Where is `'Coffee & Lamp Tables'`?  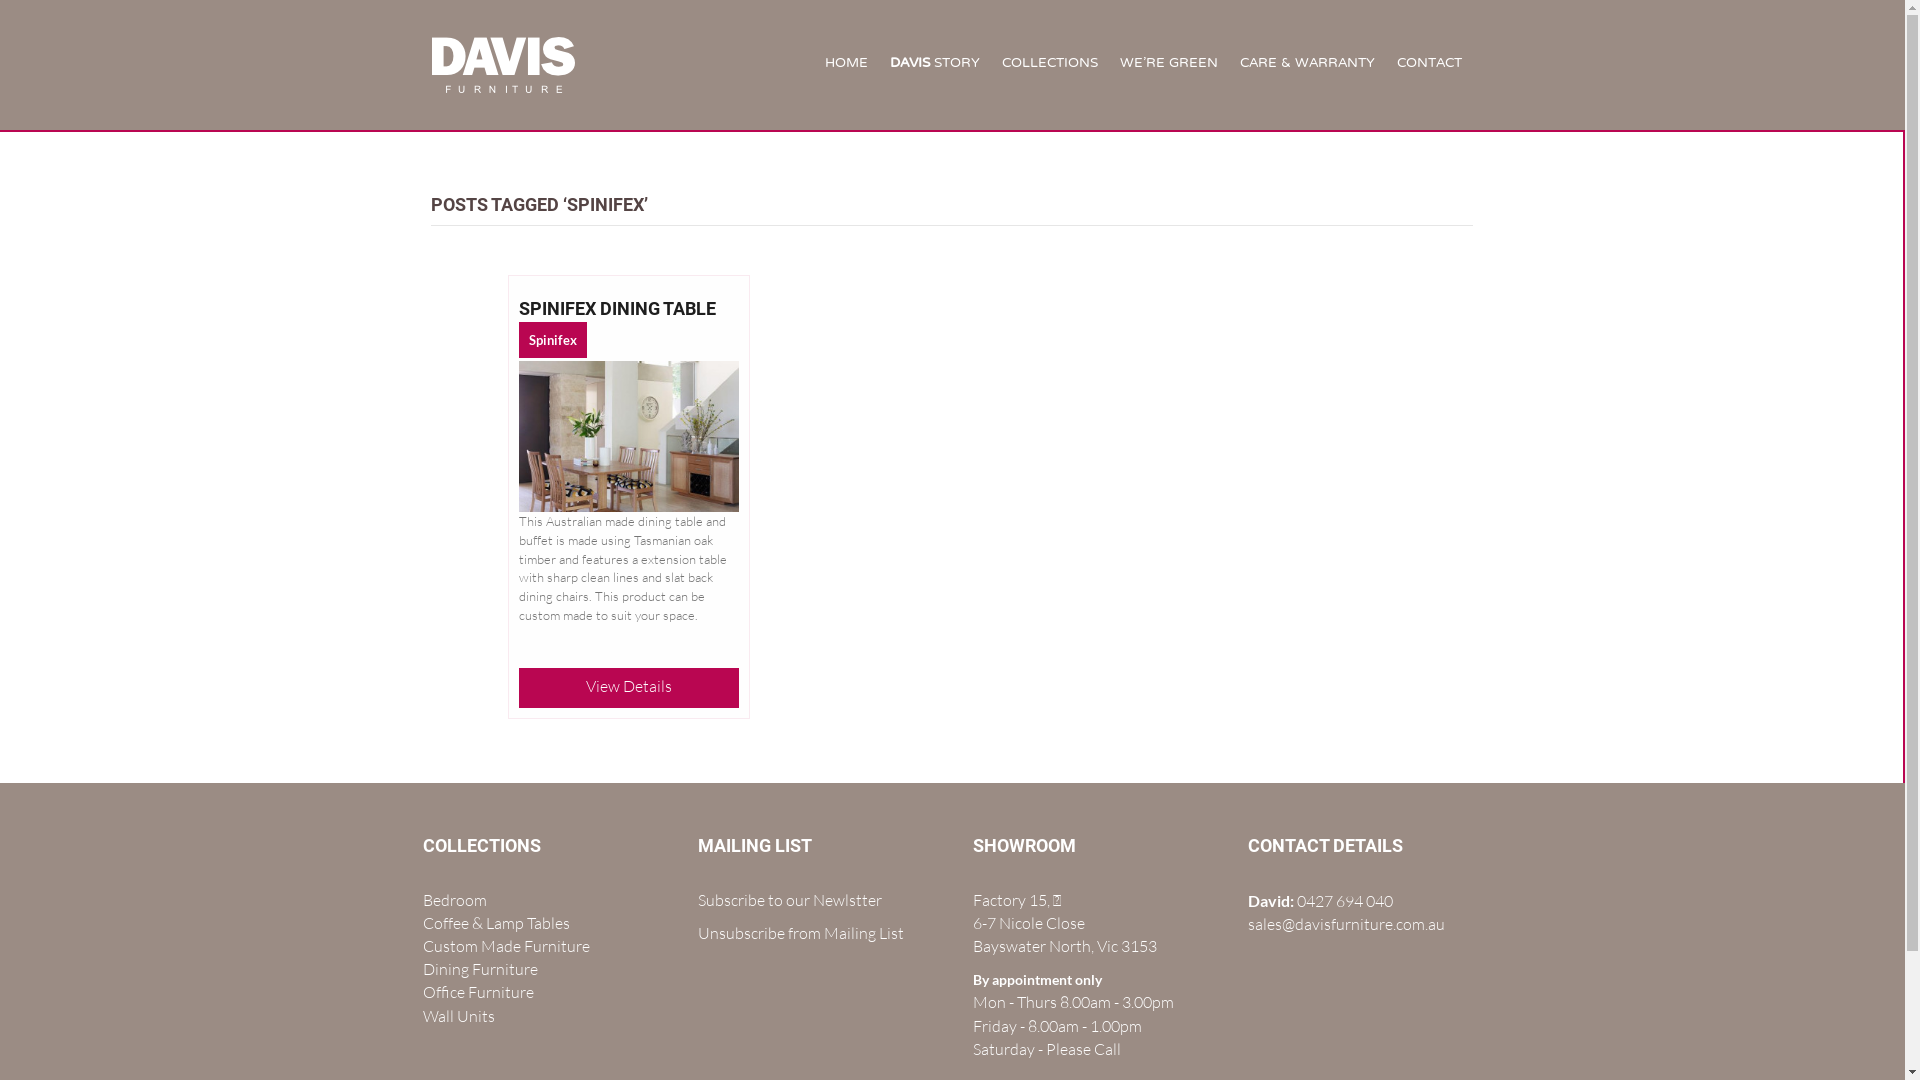 'Coffee & Lamp Tables' is located at coordinates (495, 922).